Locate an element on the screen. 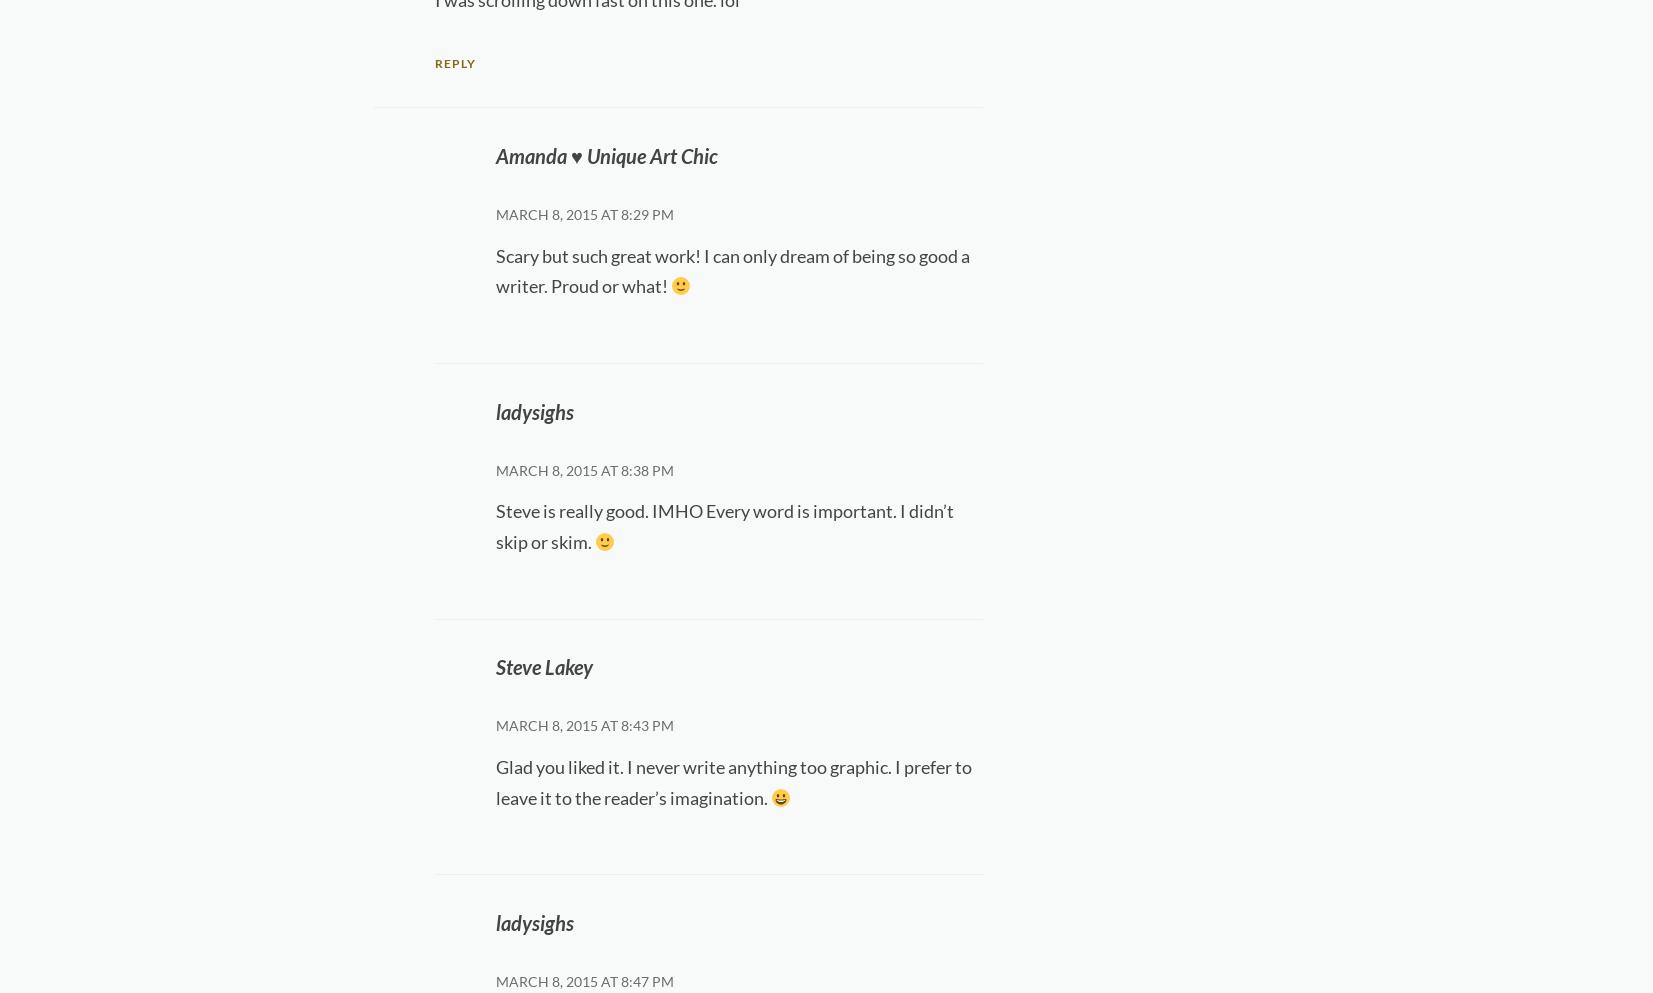 The width and height of the screenshot is (1653, 993). 'Glad you liked it. I never write anything too graphic. I prefer to leave it to the reader’s imagination.' is located at coordinates (732, 780).